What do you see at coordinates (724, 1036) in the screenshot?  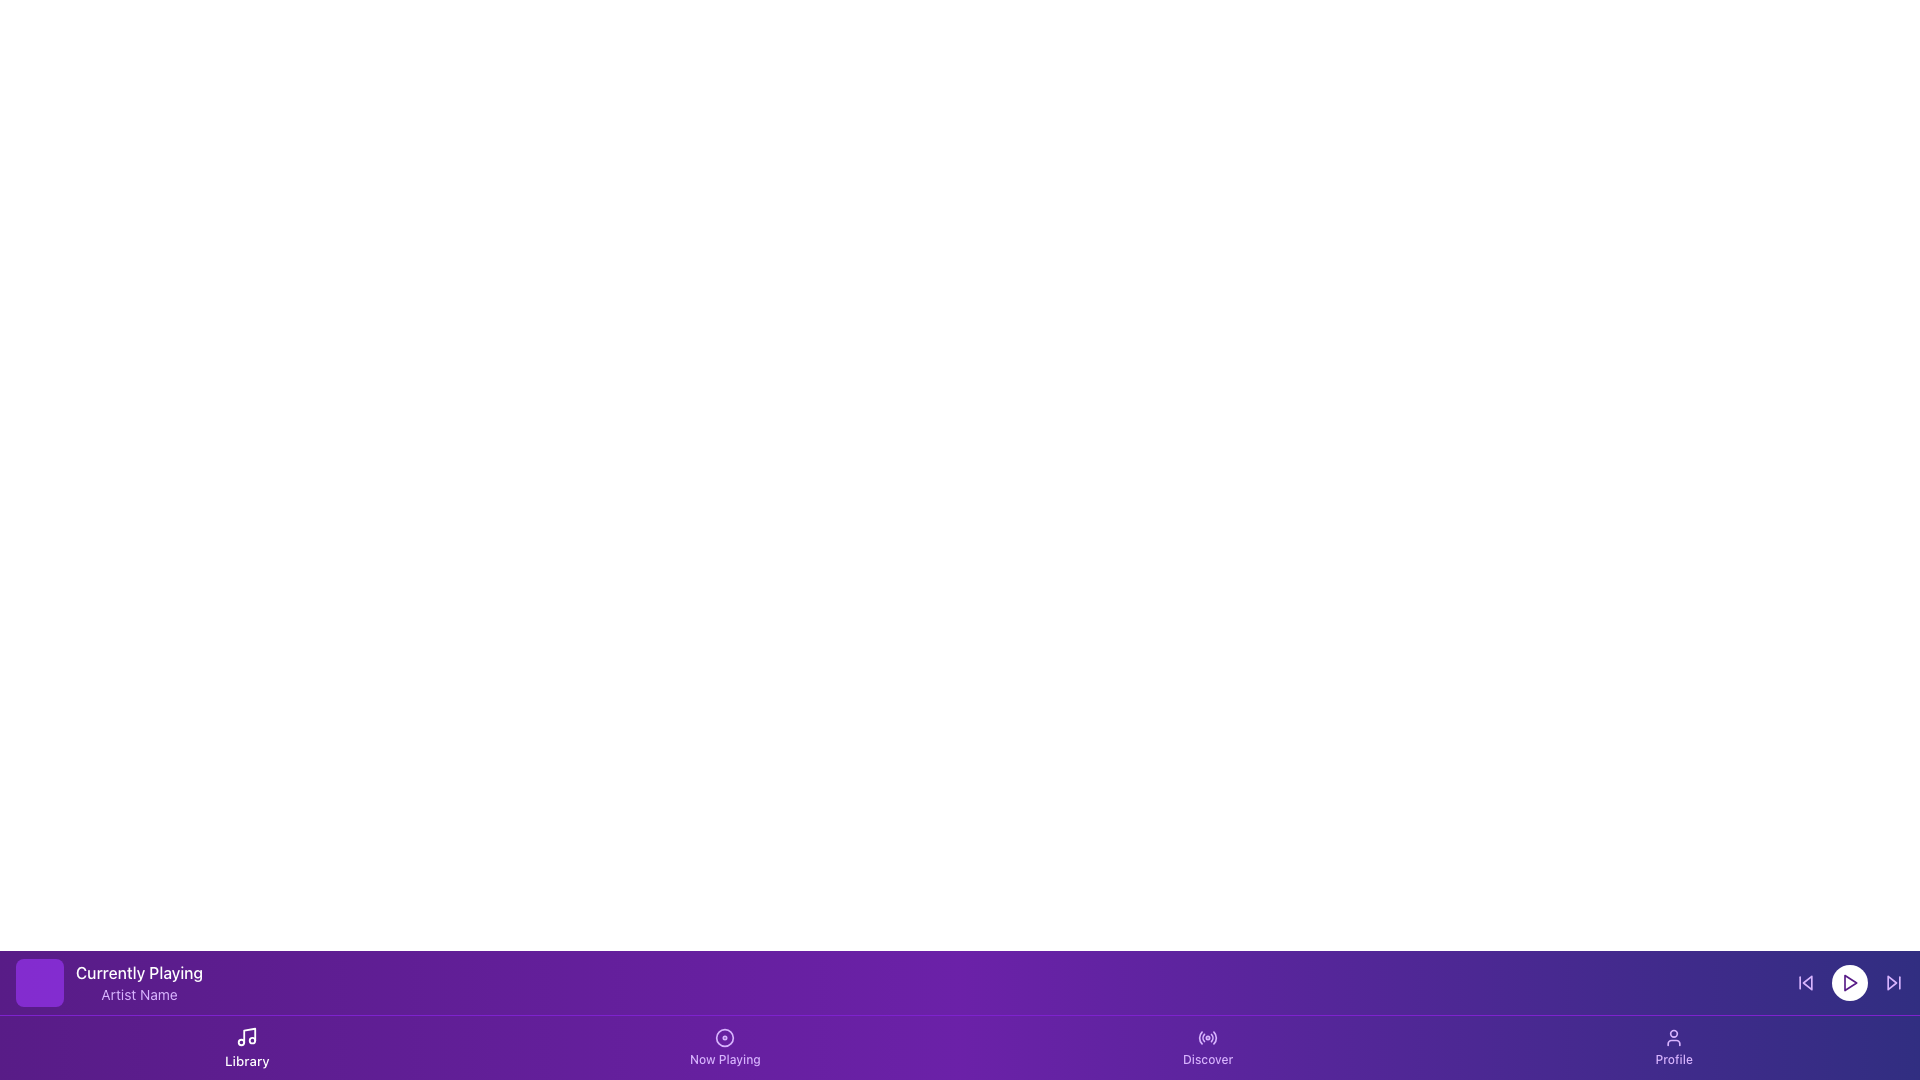 I see `the 'Now Playing' icon in the navigation bar` at bounding box center [724, 1036].